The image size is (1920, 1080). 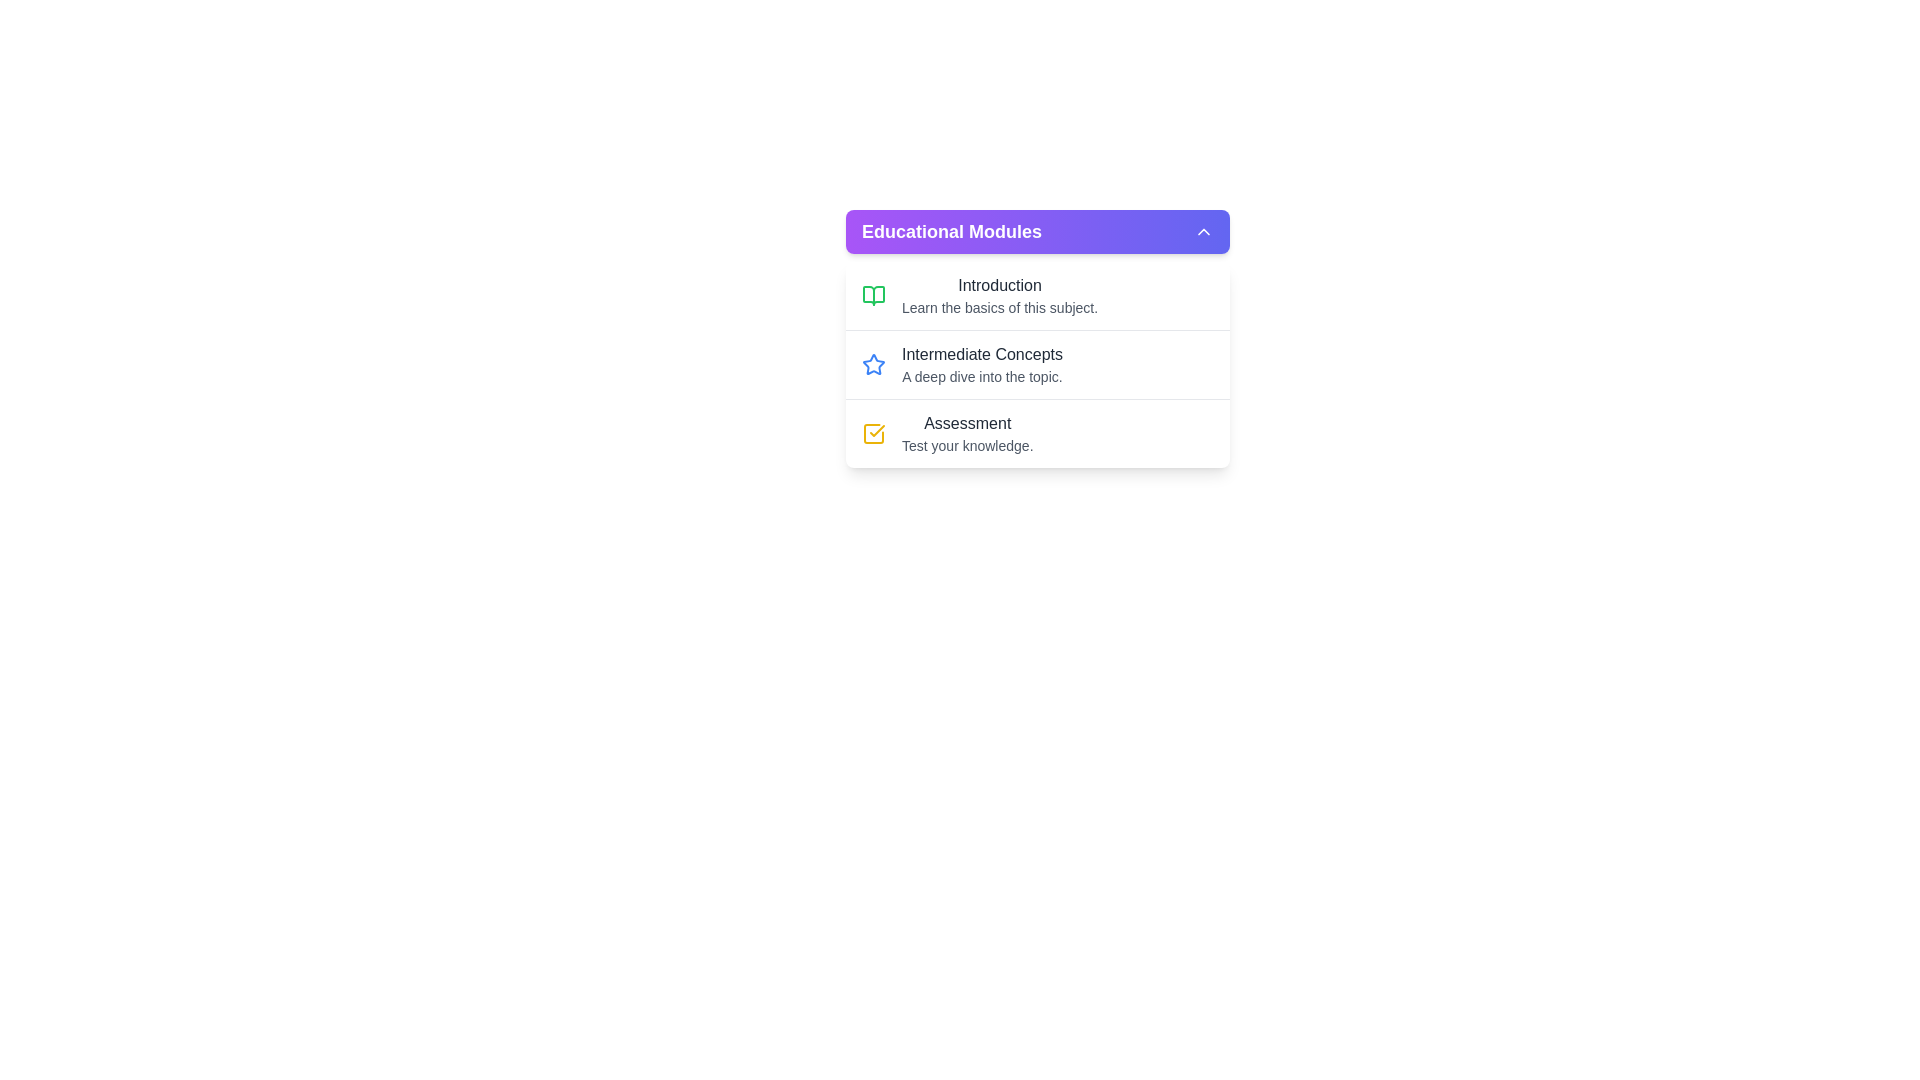 What do you see at coordinates (873, 433) in the screenshot?
I see `the third icon in the vertical list of Assessment modules, which serves as a visual indicator for completion or activation of the related Assessment module` at bounding box center [873, 433].